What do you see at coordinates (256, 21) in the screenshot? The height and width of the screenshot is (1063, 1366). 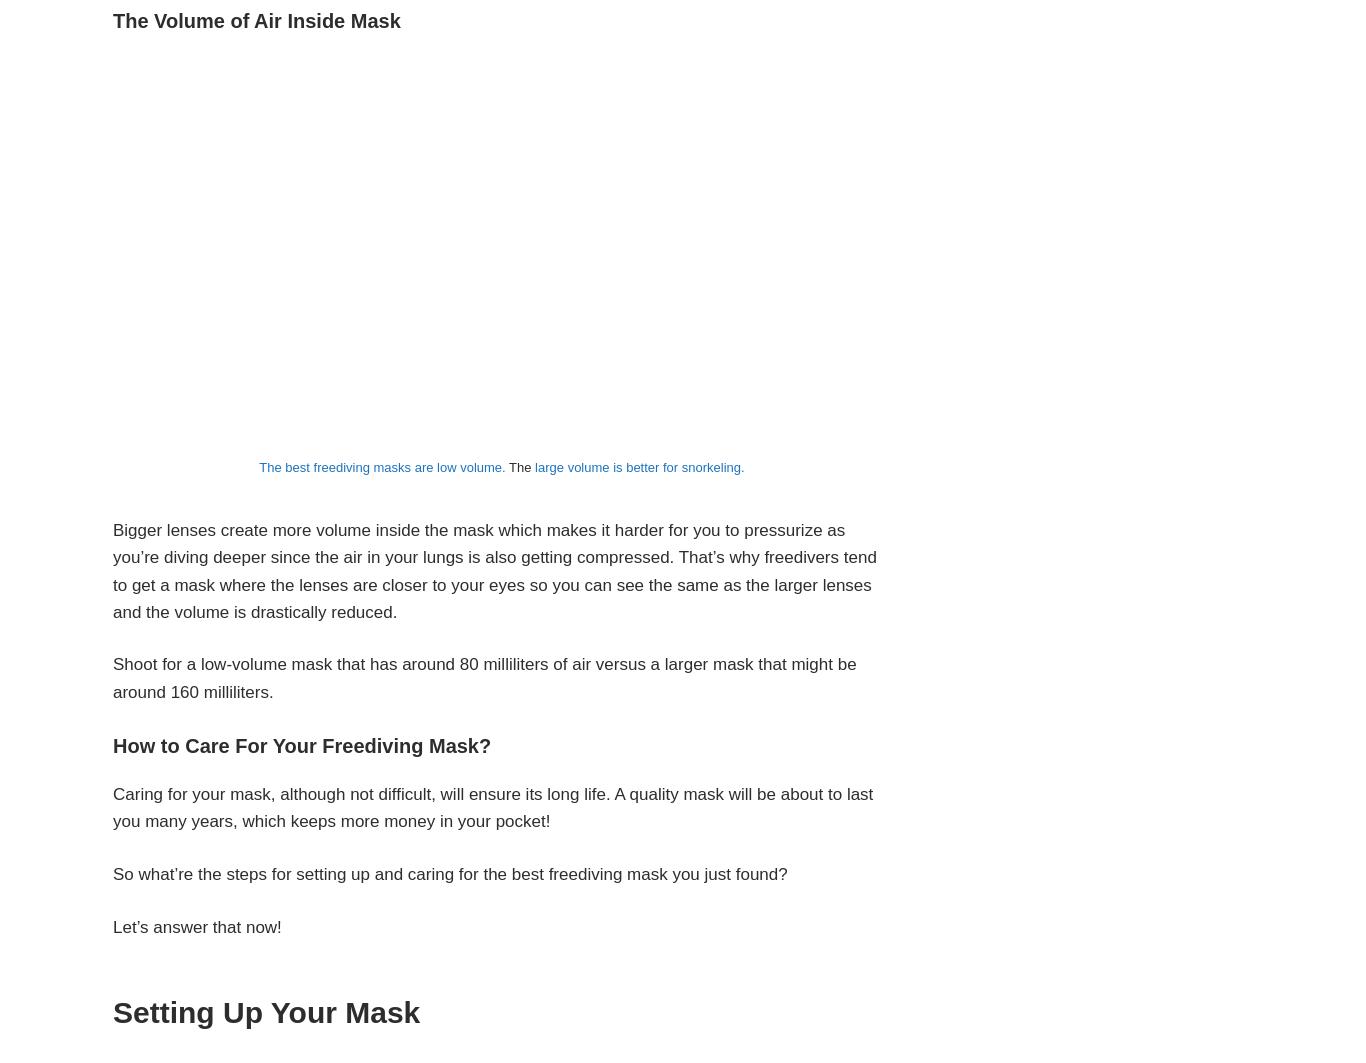 I see `'The Volume of Air Inside Mask'` at bounding box center [256, 21].